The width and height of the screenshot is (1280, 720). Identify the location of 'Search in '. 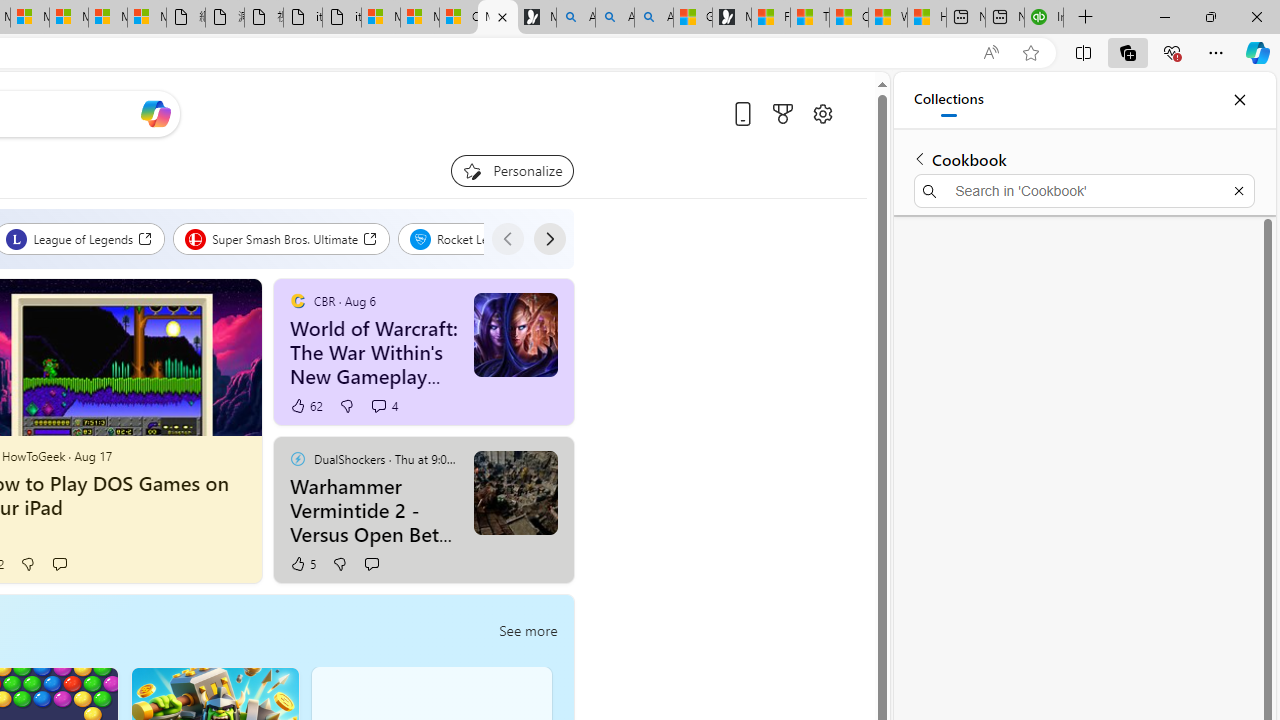
(1083, 191).